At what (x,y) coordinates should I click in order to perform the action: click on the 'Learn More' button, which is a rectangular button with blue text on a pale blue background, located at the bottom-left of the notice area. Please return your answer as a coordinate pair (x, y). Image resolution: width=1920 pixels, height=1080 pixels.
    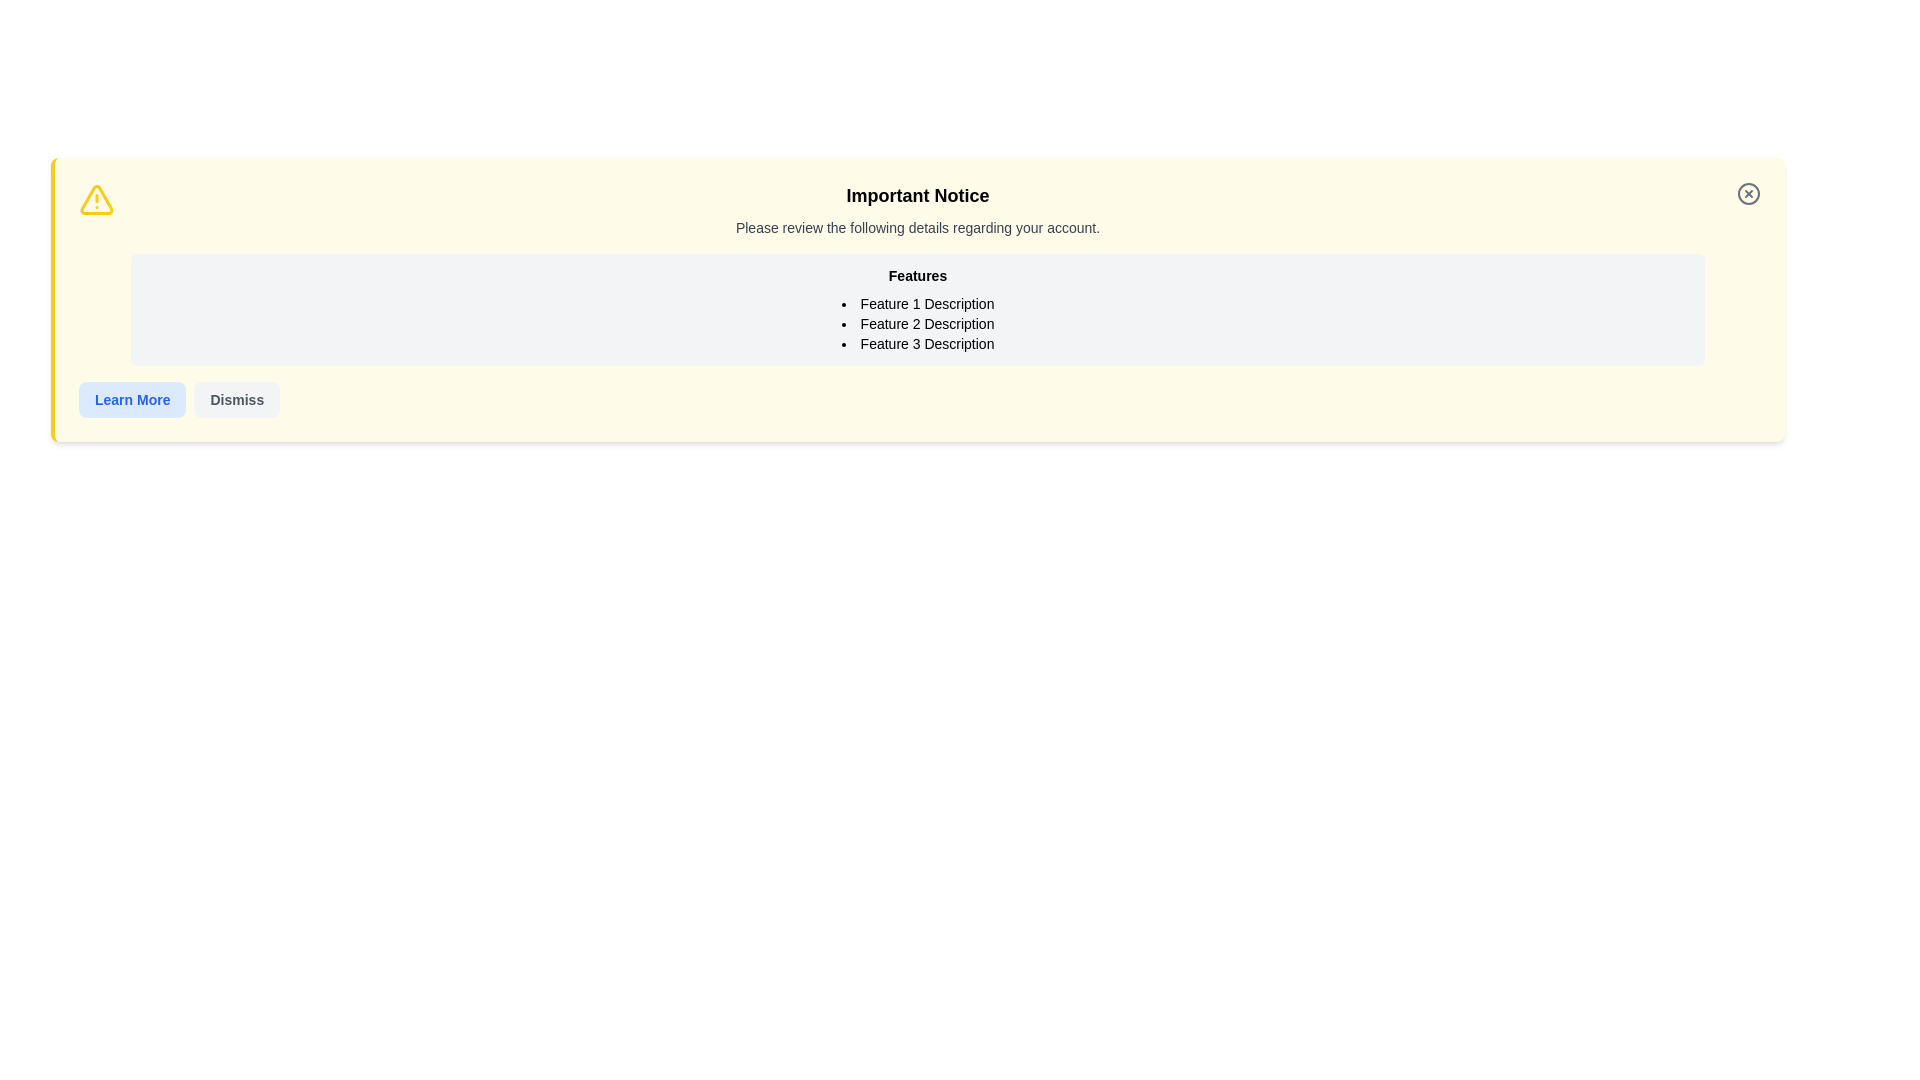
    Looking at the image, I should click on (131, 400).